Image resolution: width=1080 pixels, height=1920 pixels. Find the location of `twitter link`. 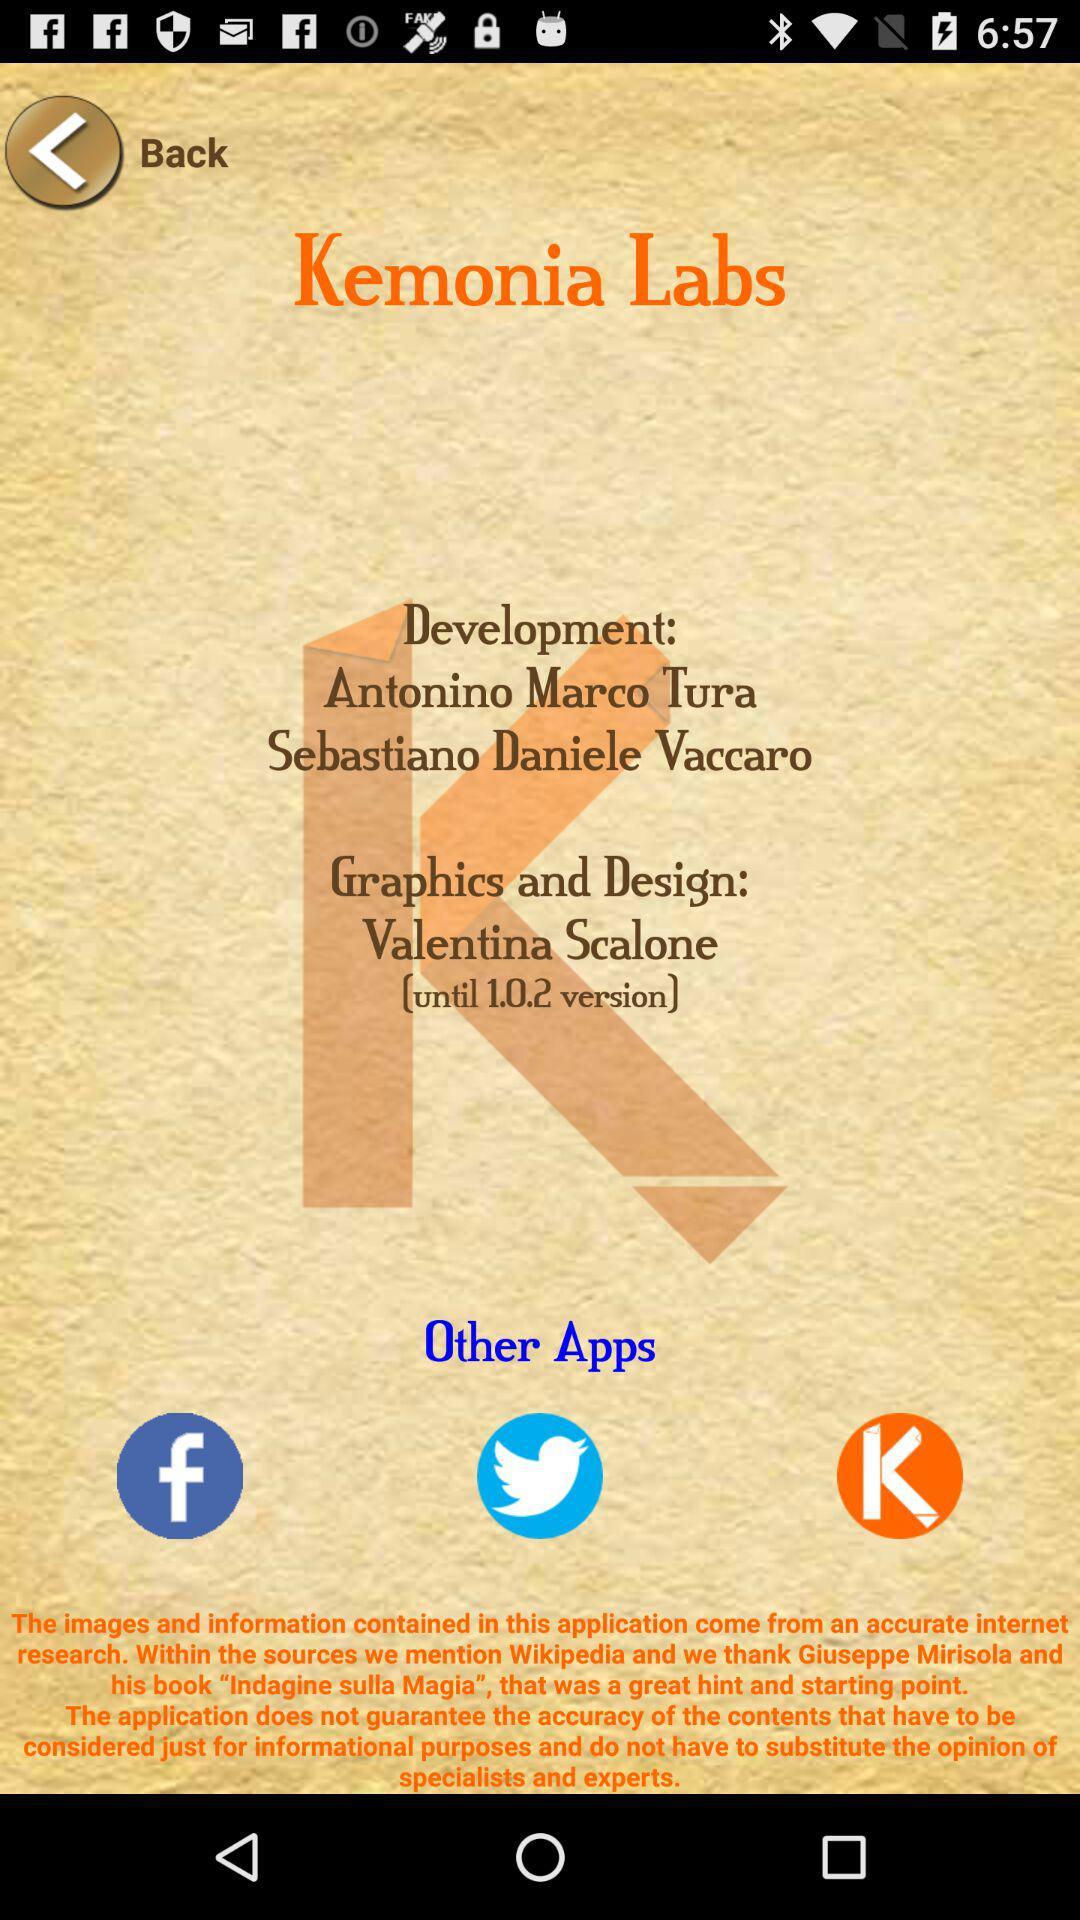

twitter link is located at coordinates (540, 1476).